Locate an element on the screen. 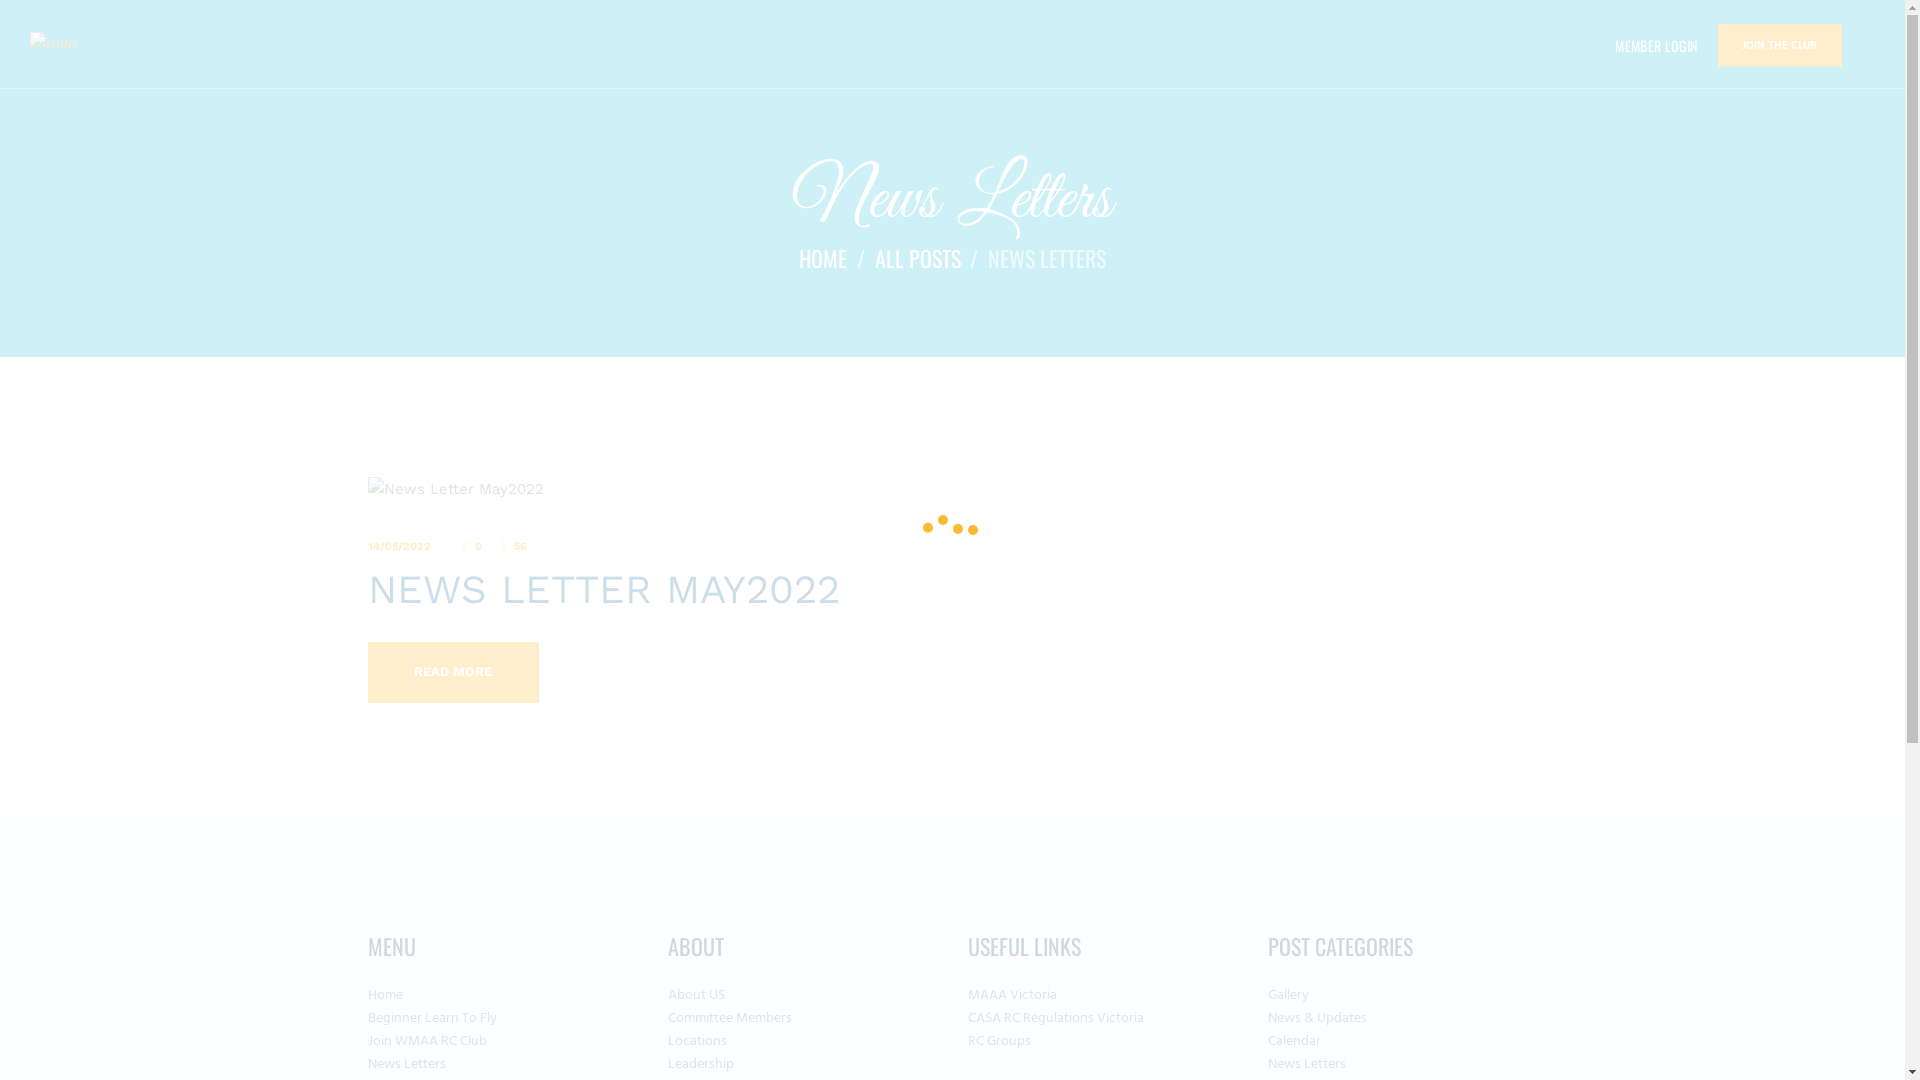 This screenshot has width=1920, height=1080. '56' is located at coordinates (515, 546).